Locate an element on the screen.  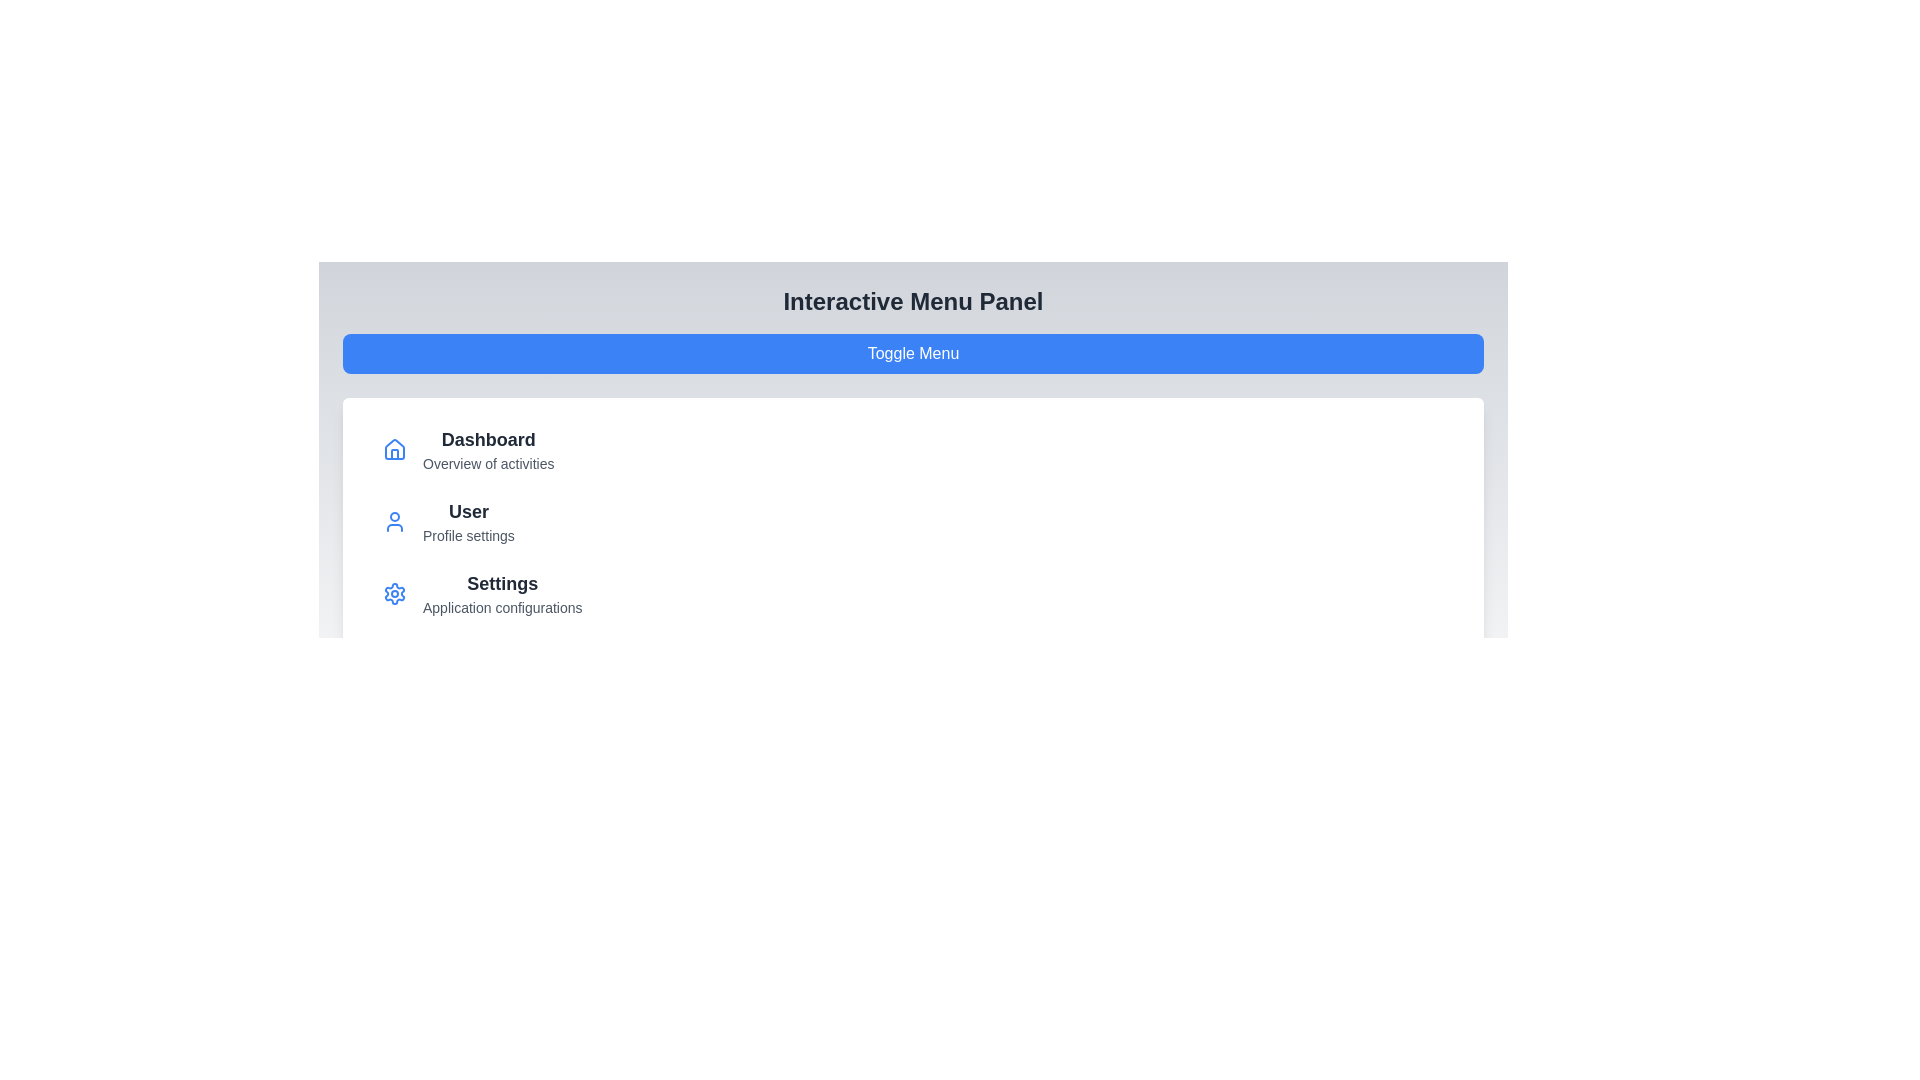
the menu item labeled User is located at coordinates (467, 511).